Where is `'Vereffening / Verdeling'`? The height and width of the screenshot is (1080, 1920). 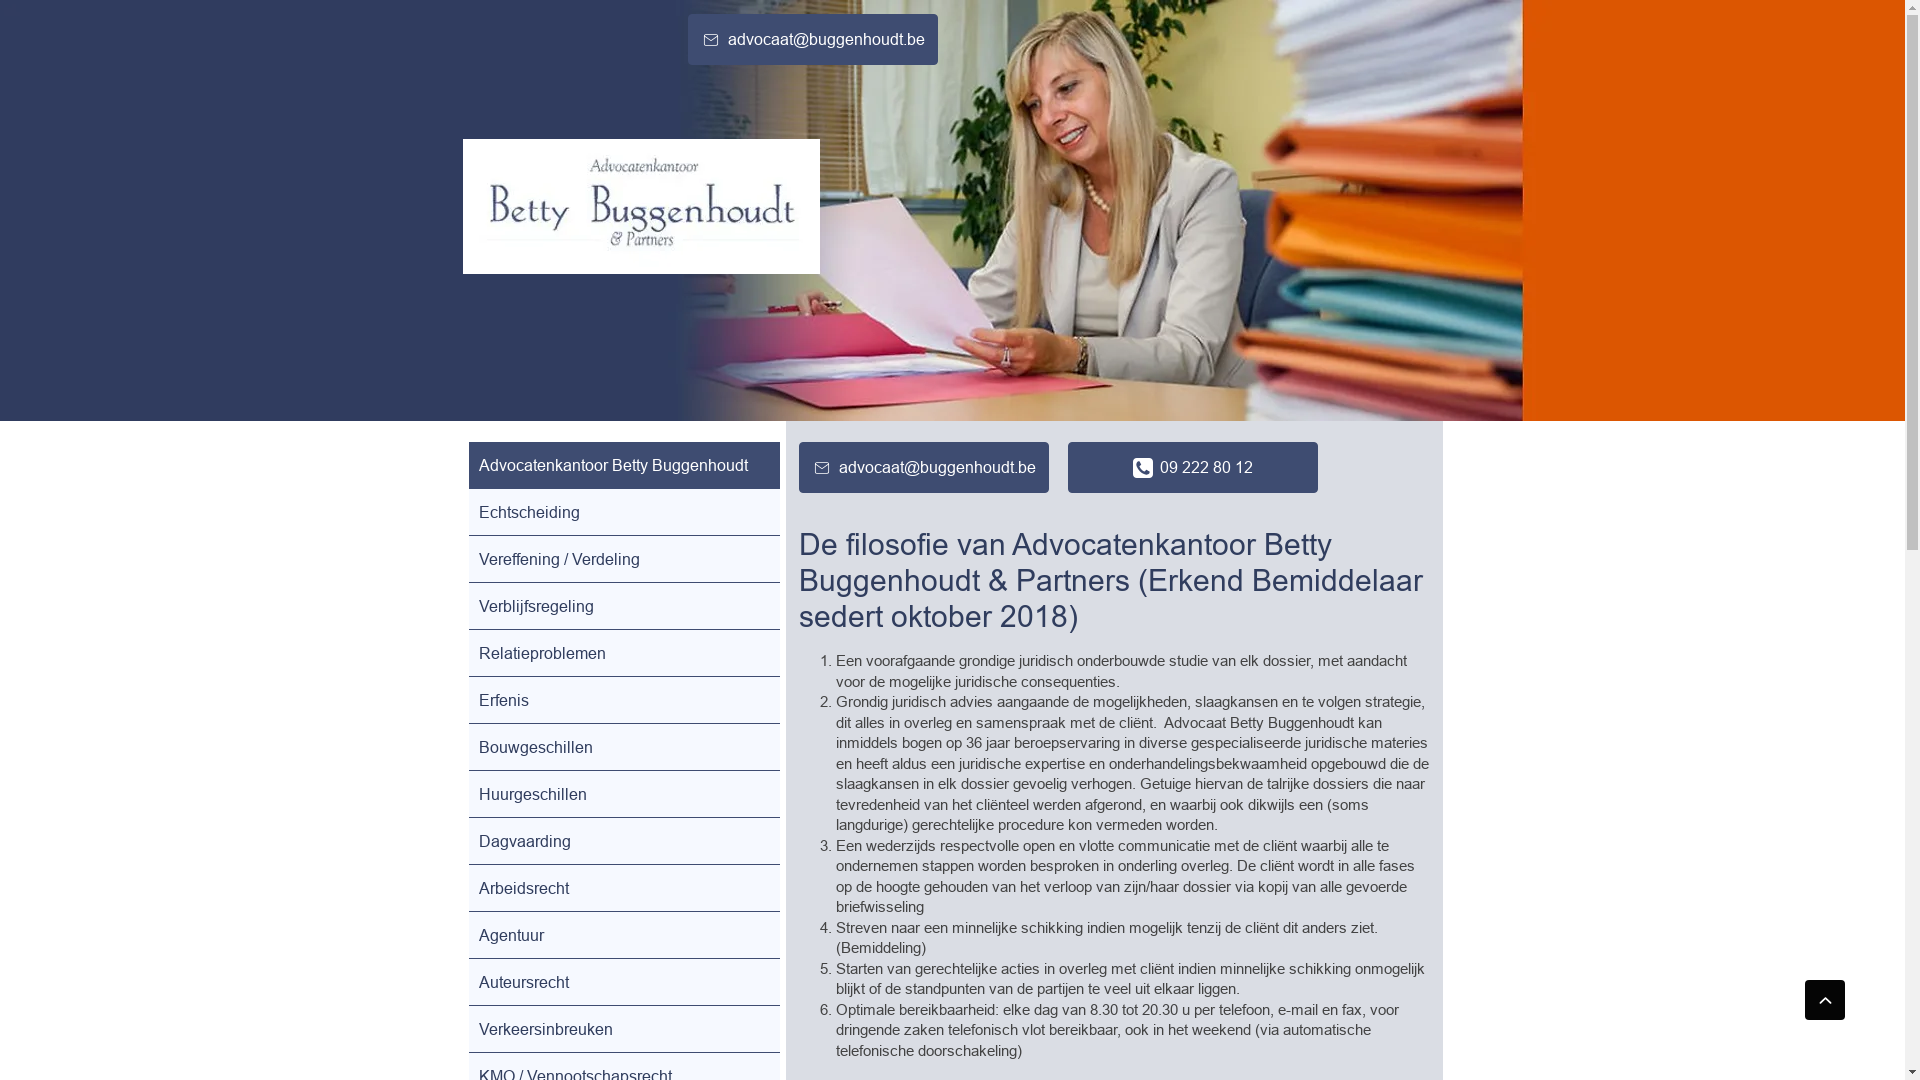
'Vereffening / Verdeling' is located at coordinates (622, 559).